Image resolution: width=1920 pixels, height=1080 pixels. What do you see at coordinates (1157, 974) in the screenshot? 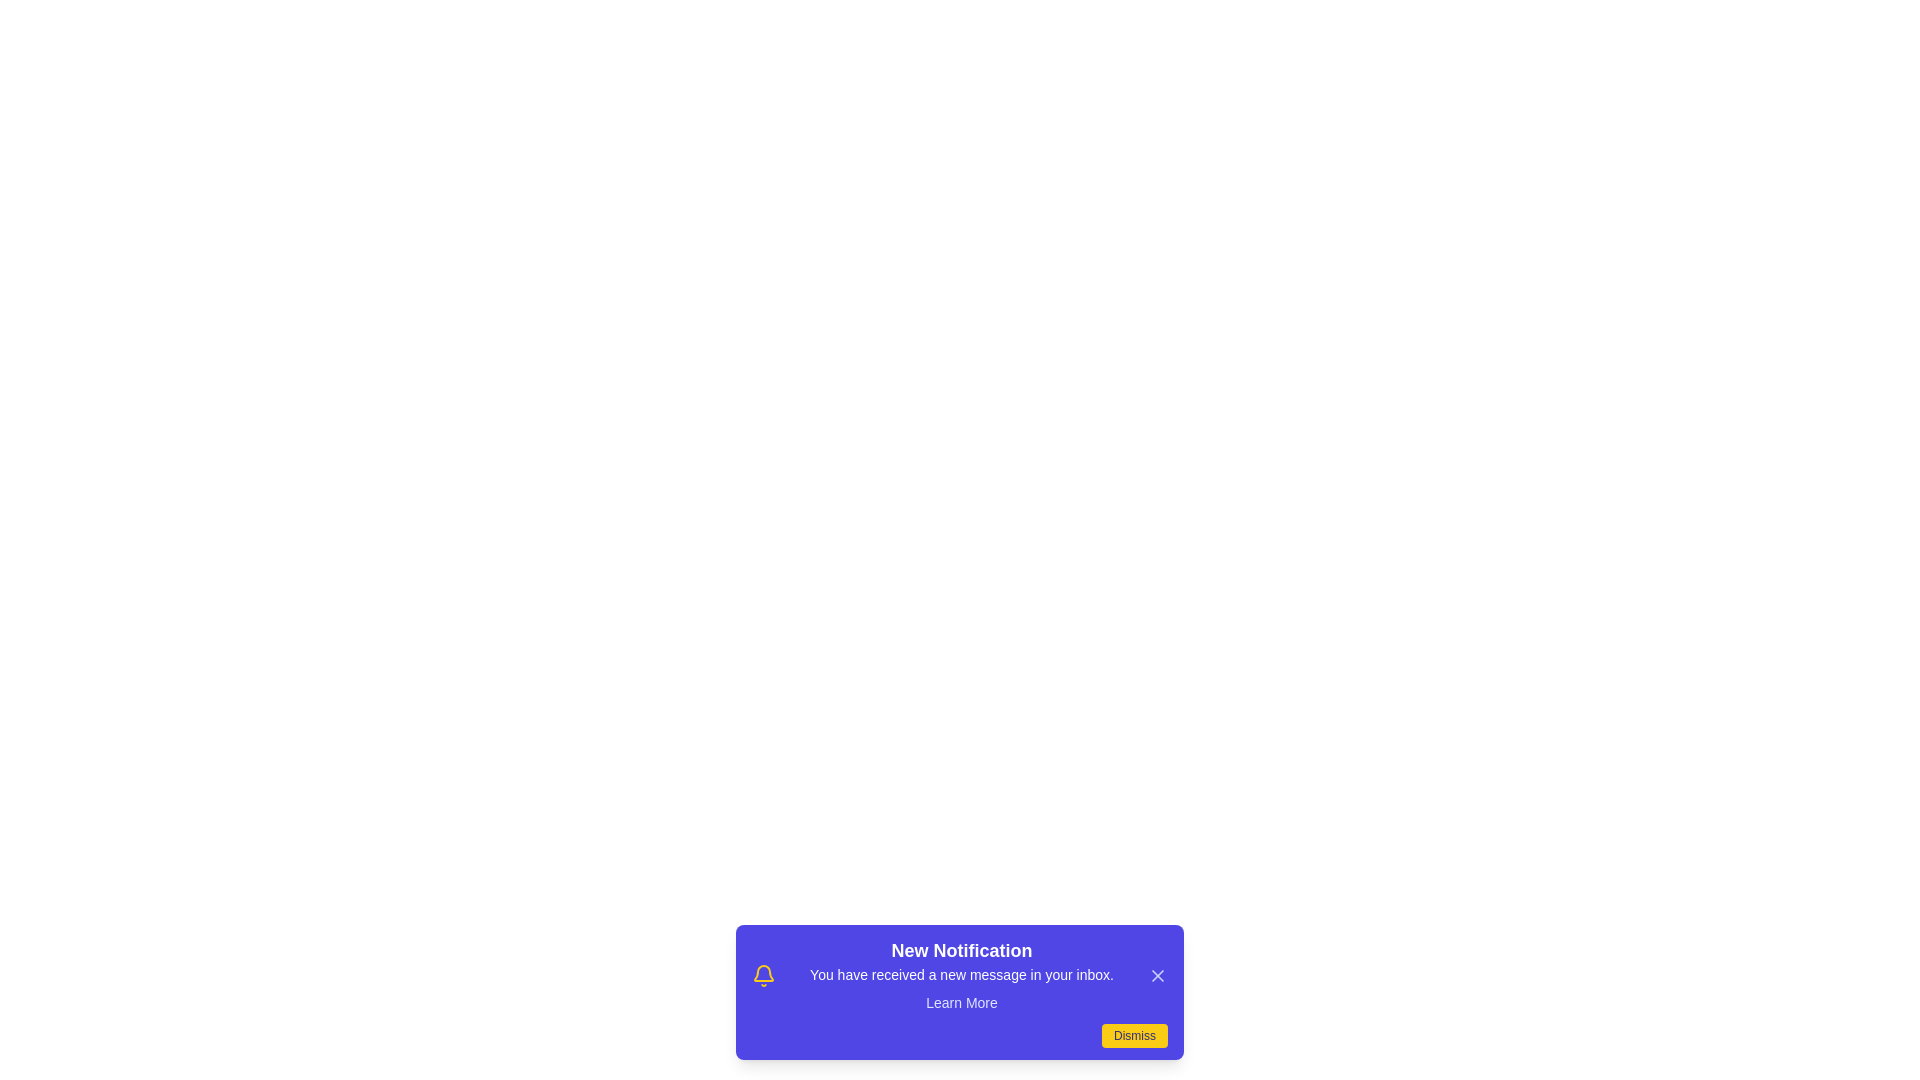
I see `the close icon (X) to hide the notification` at bounding box center [1157, 974].